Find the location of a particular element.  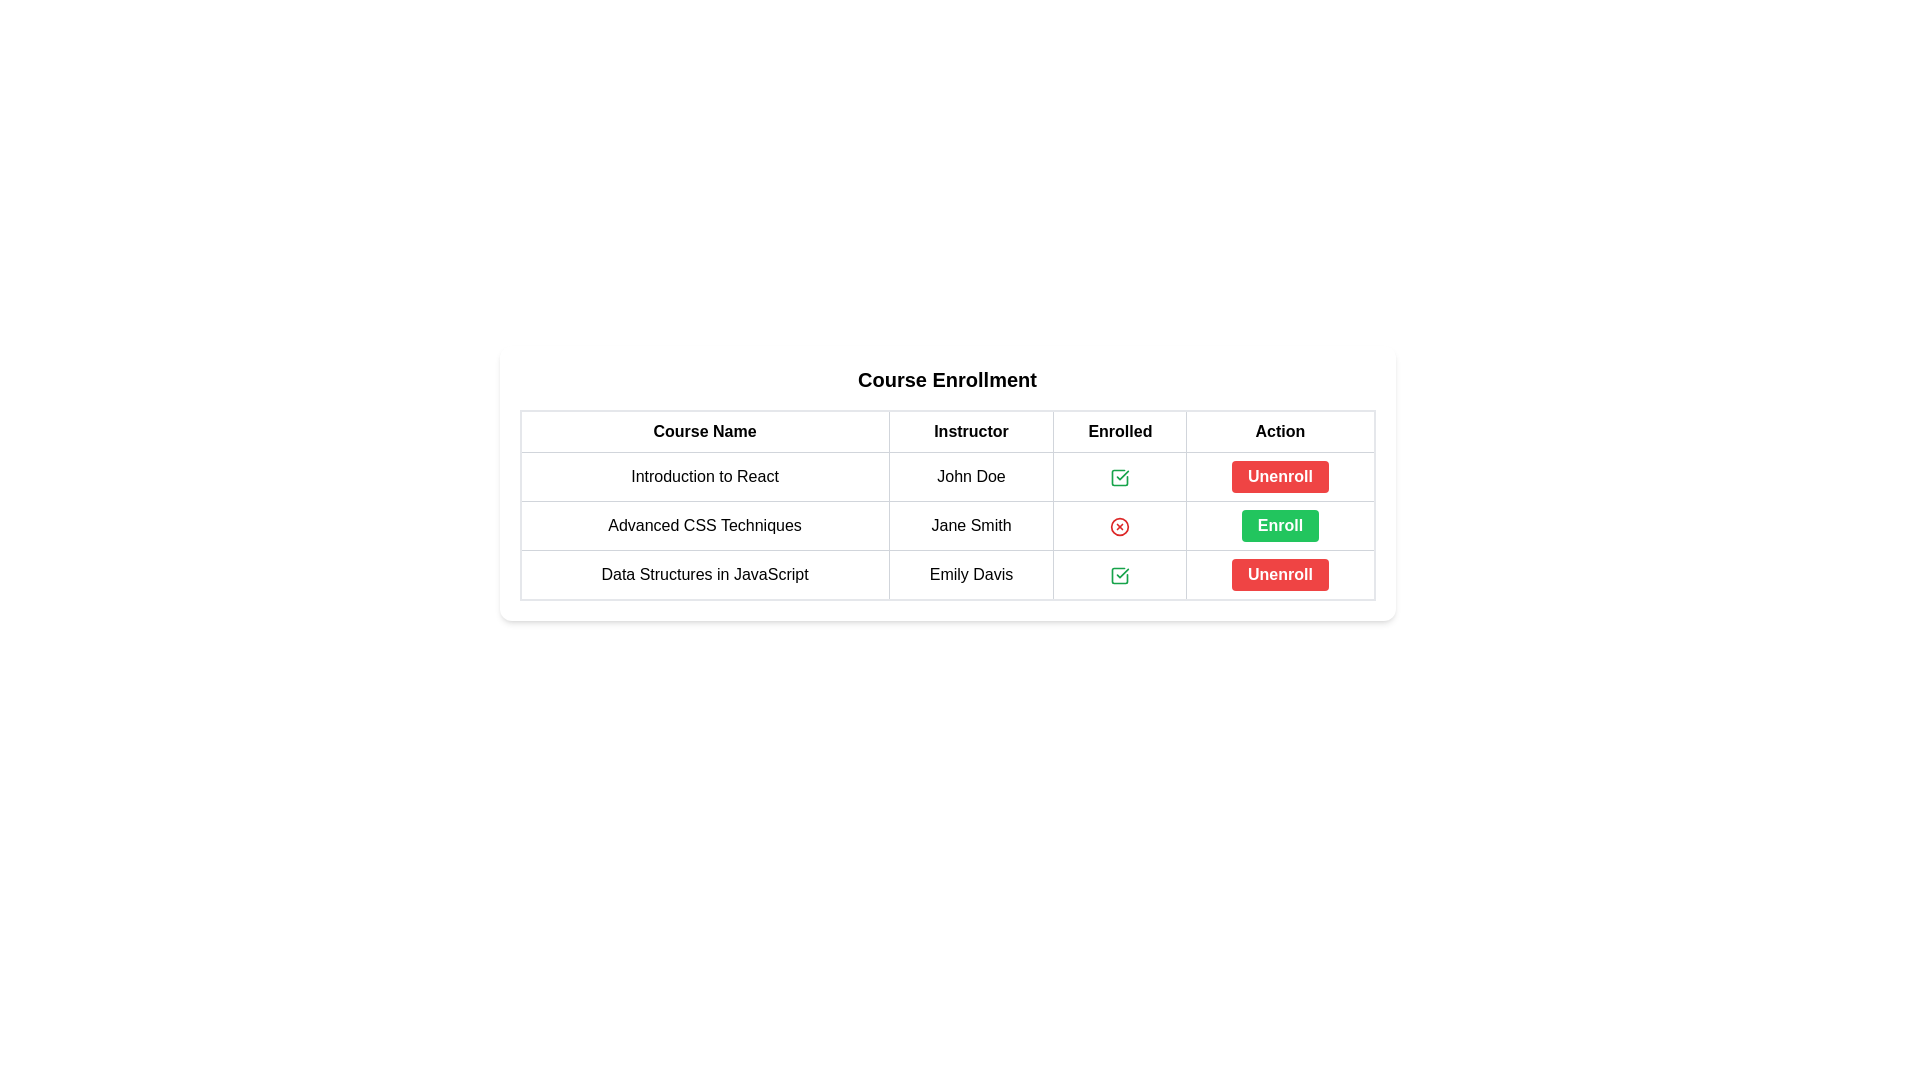

the fourth column header in the table that indicates the purpose of the last column for actions related to the rows' contents is located at coordinates (1280, 430).